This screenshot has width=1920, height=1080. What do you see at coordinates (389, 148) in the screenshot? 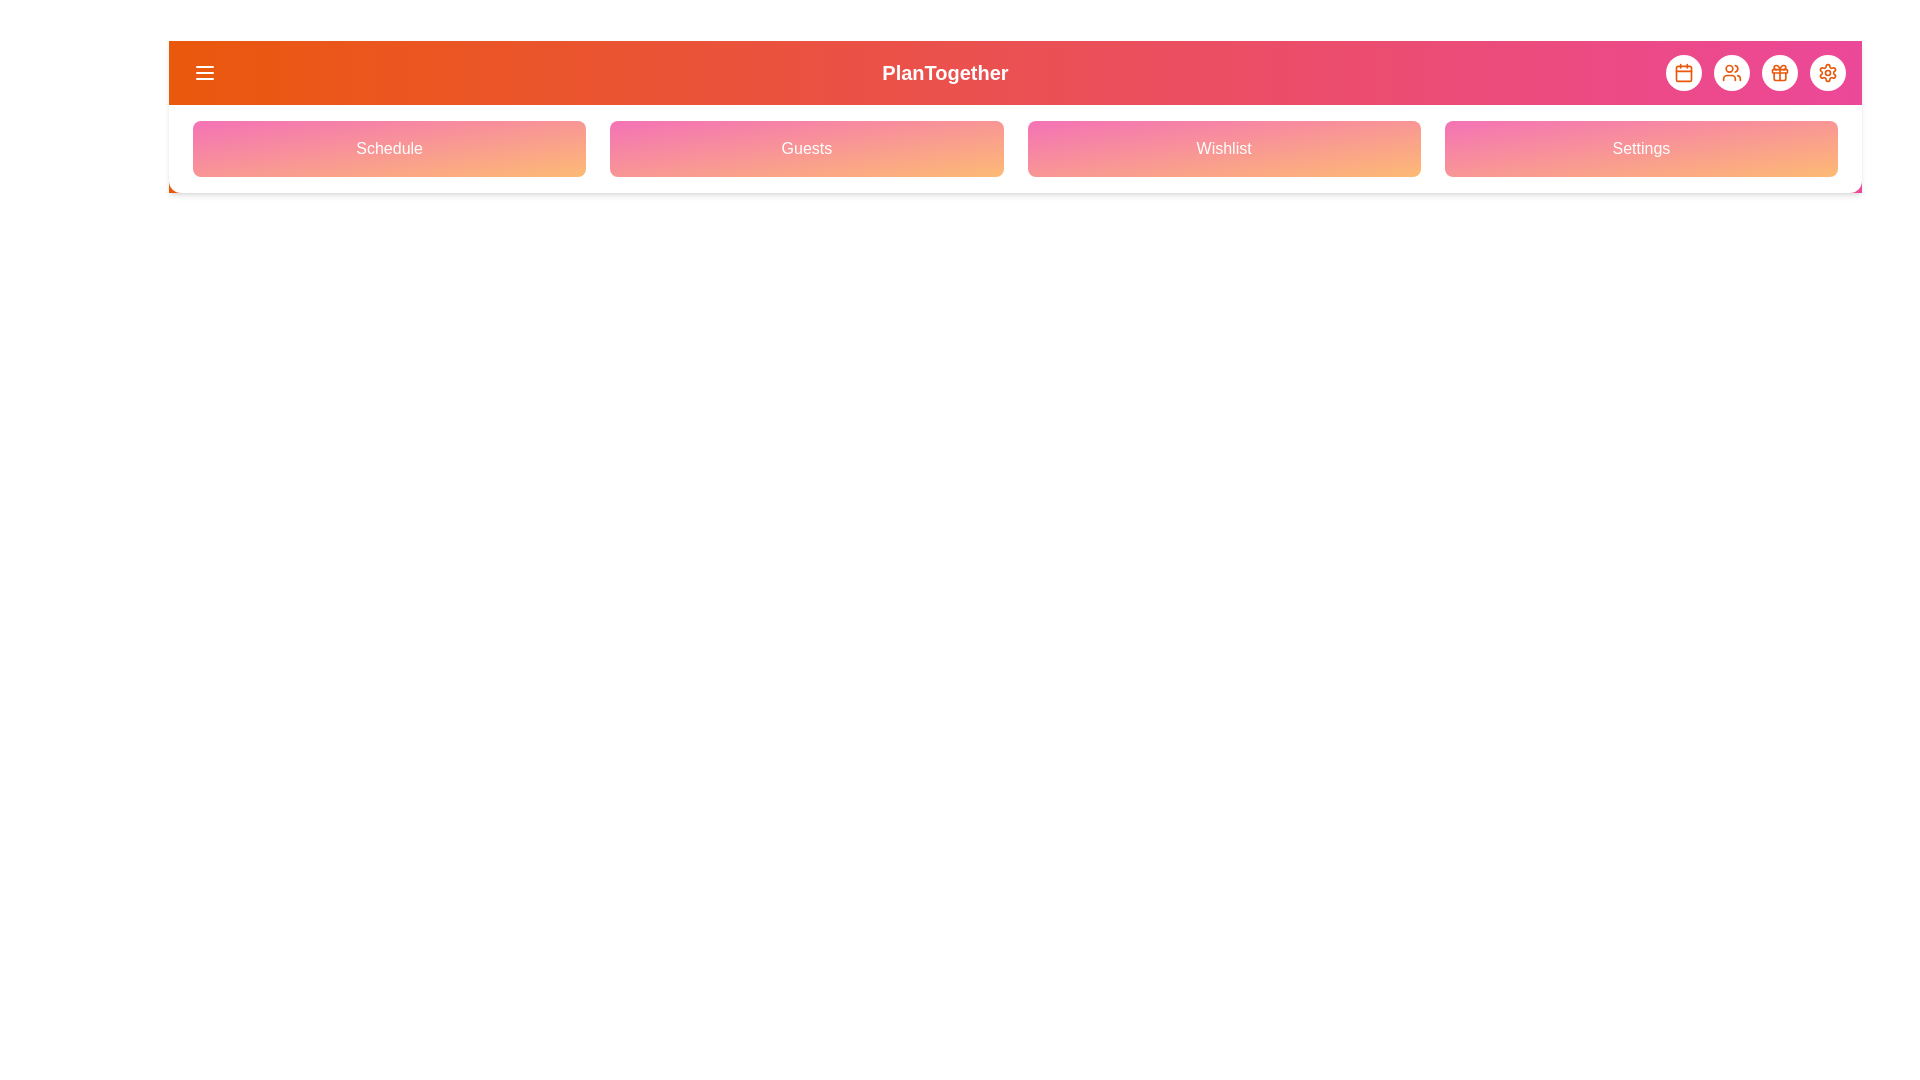
I see `the navigation menu option Schedule` at bounding box center [389, 148].